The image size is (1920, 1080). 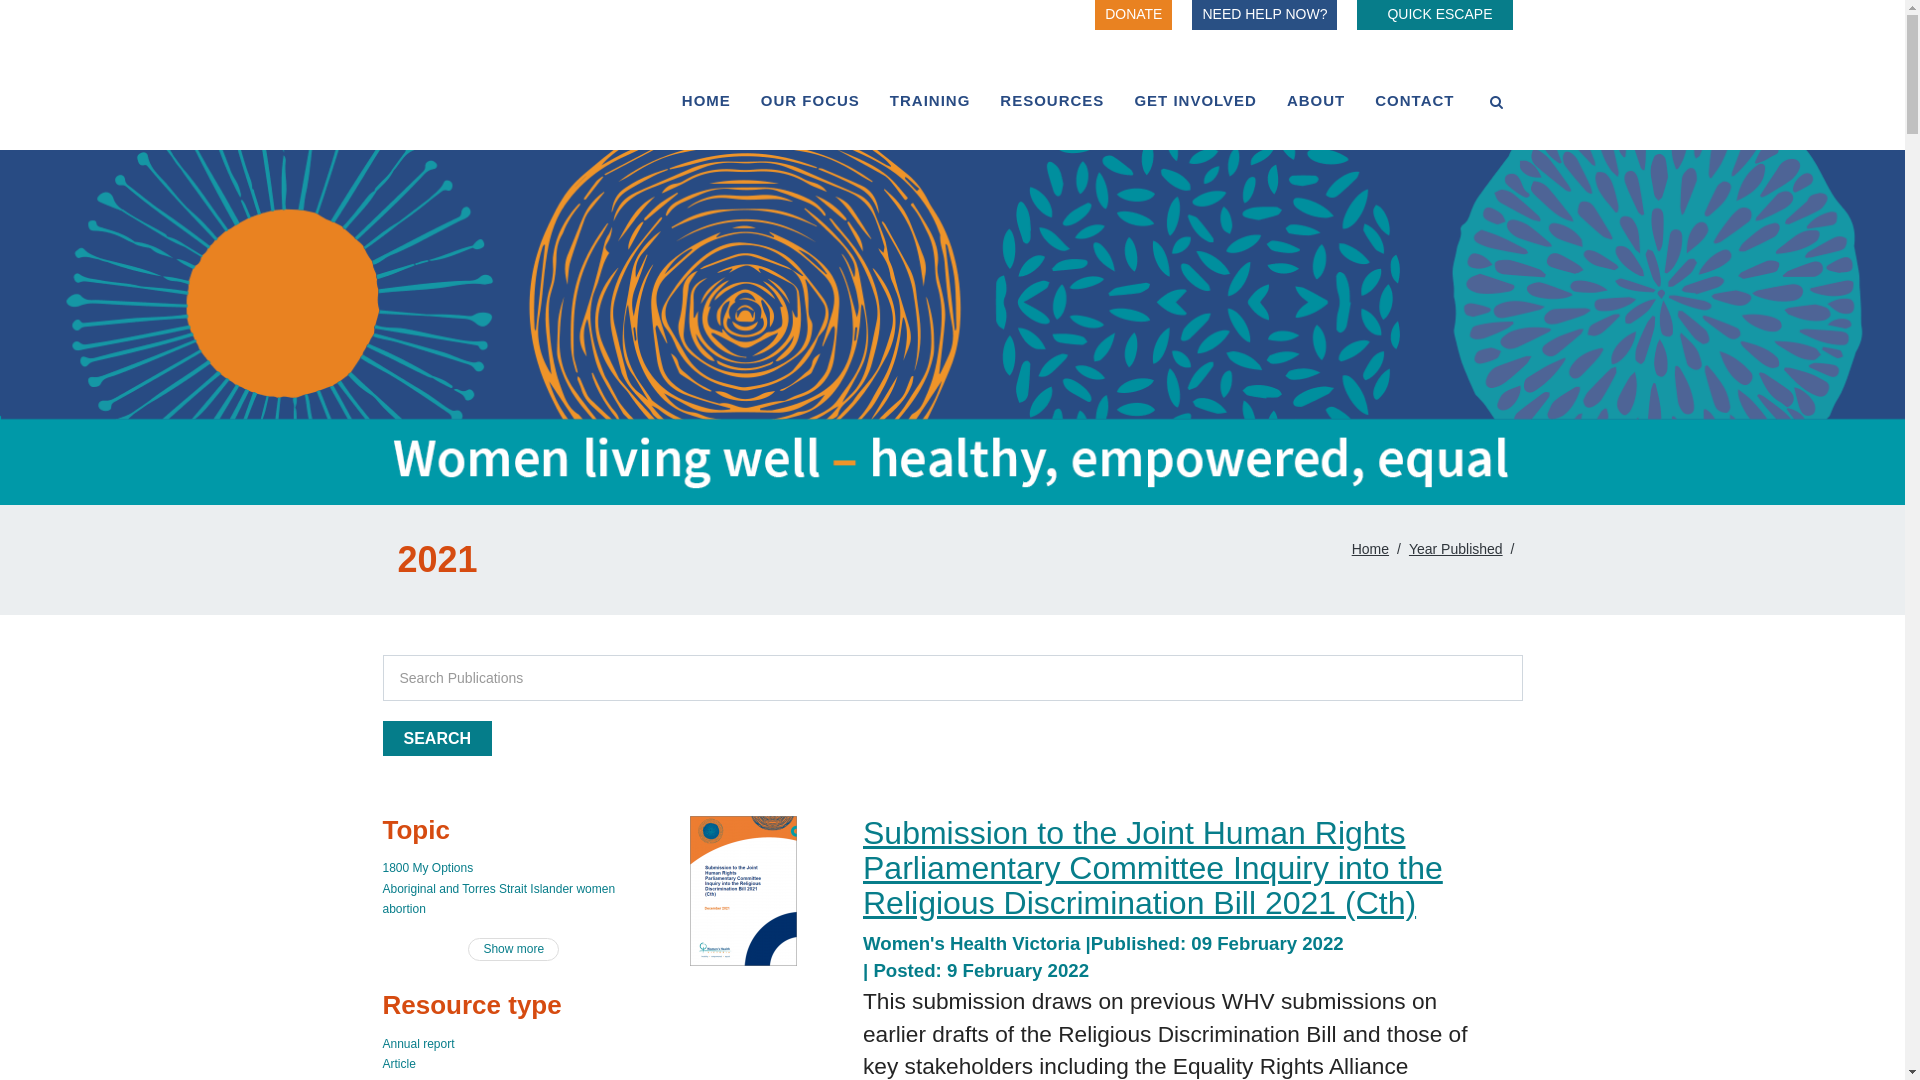 What do you see at coordinates (1369, 548) in the screenshot?
I see `'Home'` at bounding box center [1369, 548].